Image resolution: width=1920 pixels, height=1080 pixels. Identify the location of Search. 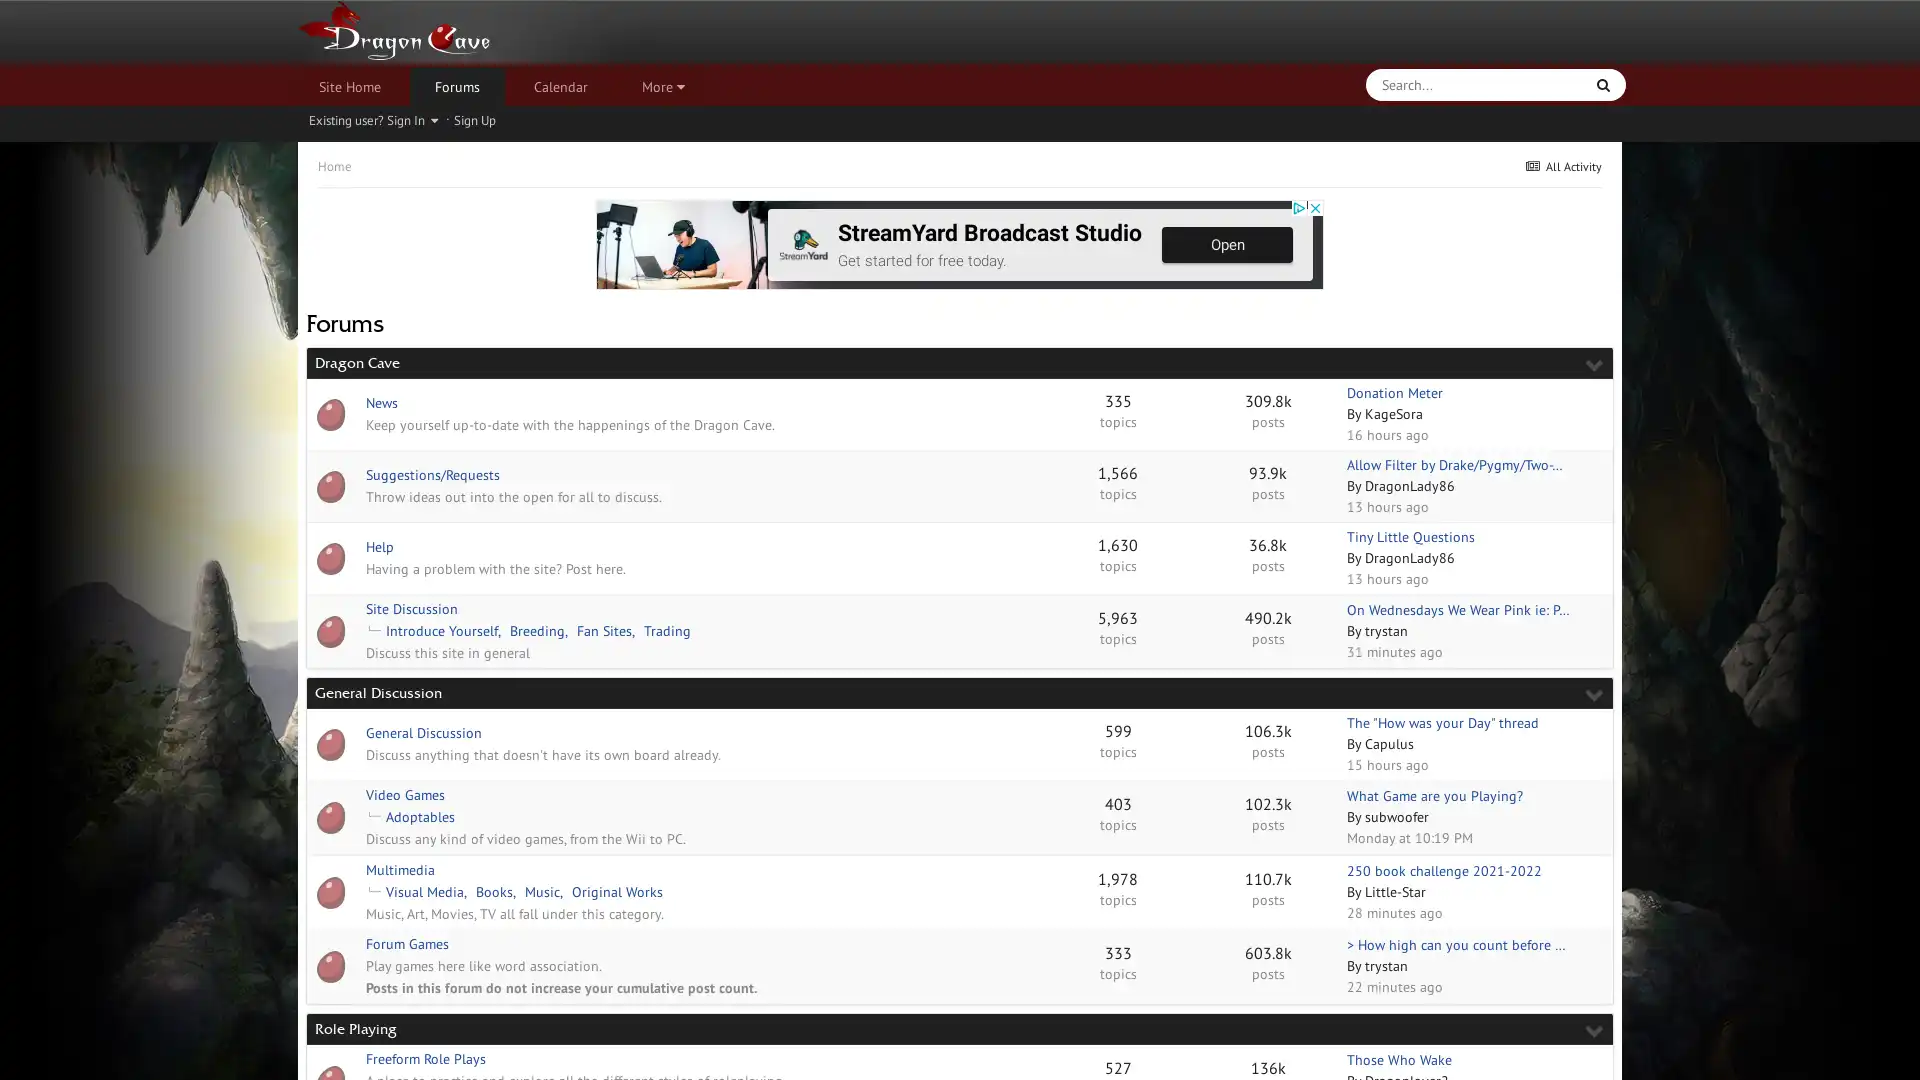
(1603, 83).